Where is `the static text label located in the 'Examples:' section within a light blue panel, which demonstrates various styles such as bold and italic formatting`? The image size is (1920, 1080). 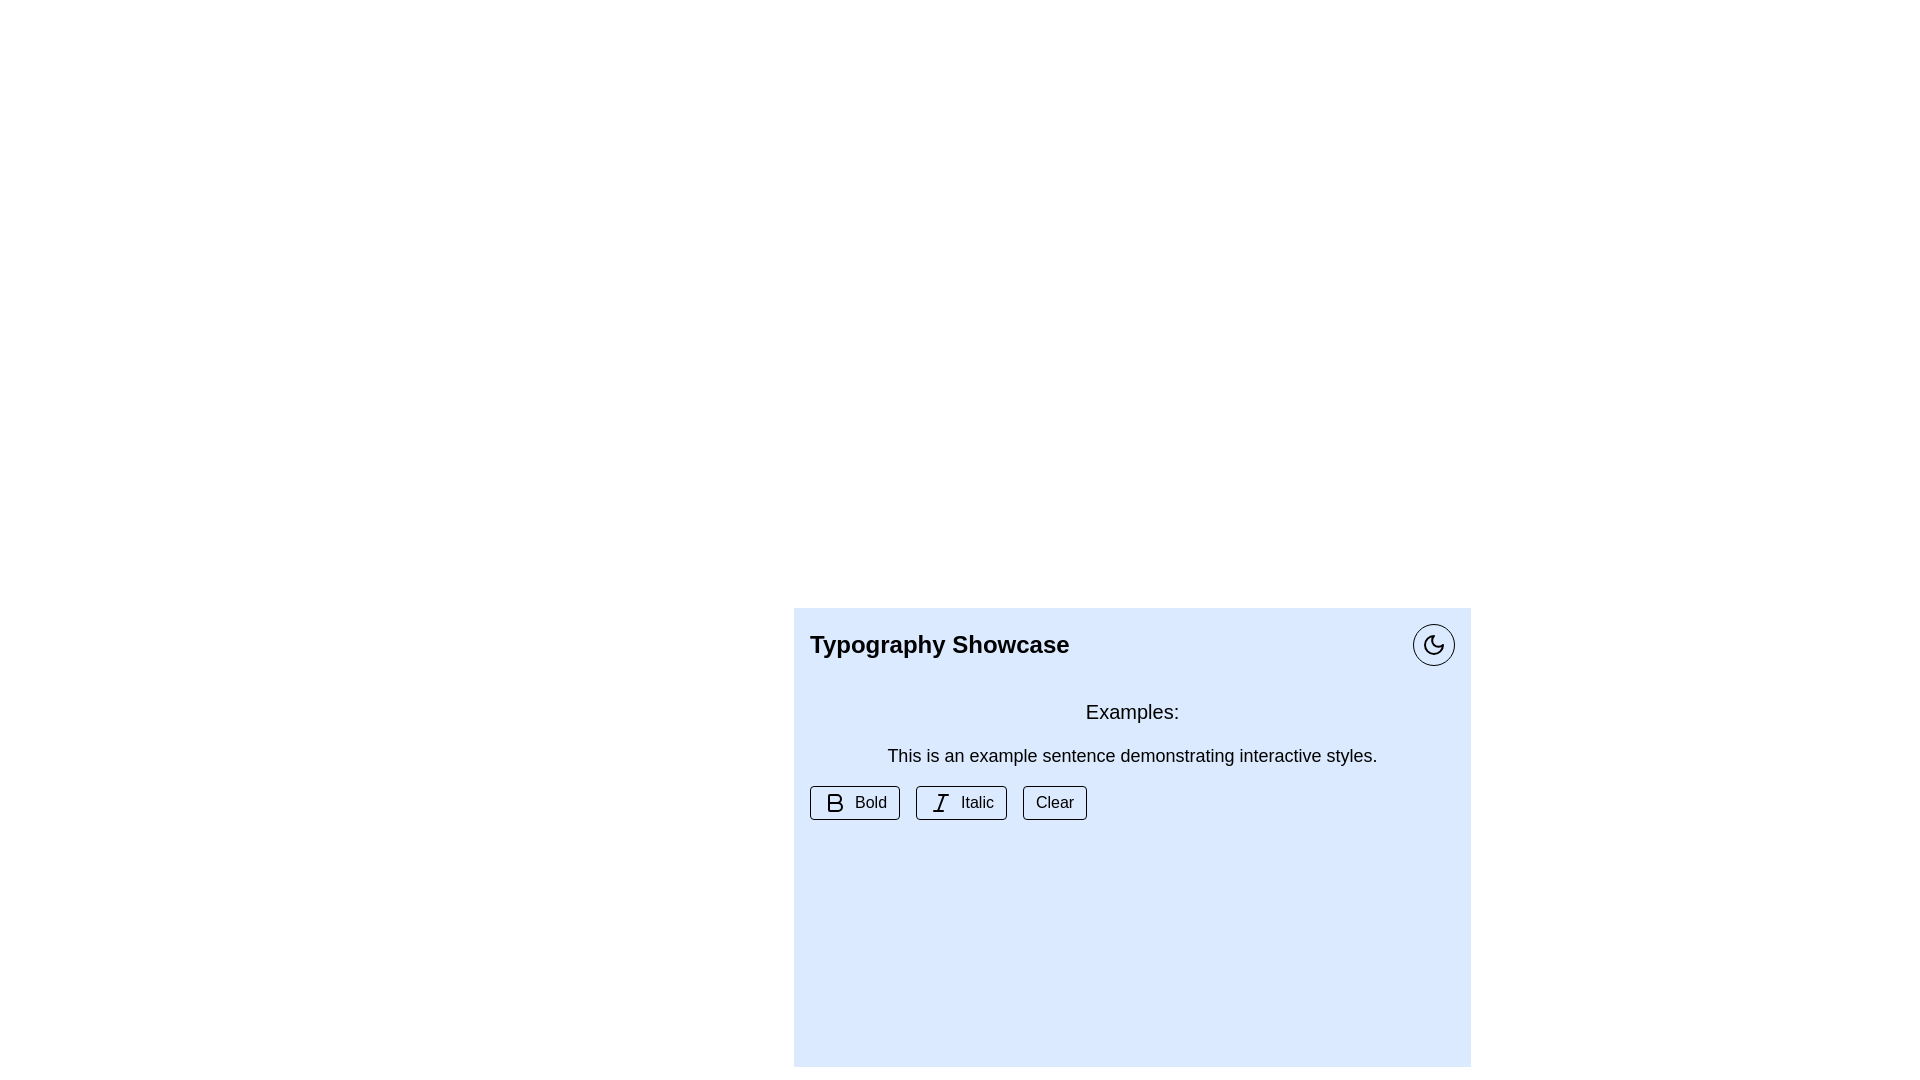
the static text label located in the 'Examples:' section within a light blue panel, which demonstrates various styles such as bold and italic formatting is located at coordinates (1132, 756).